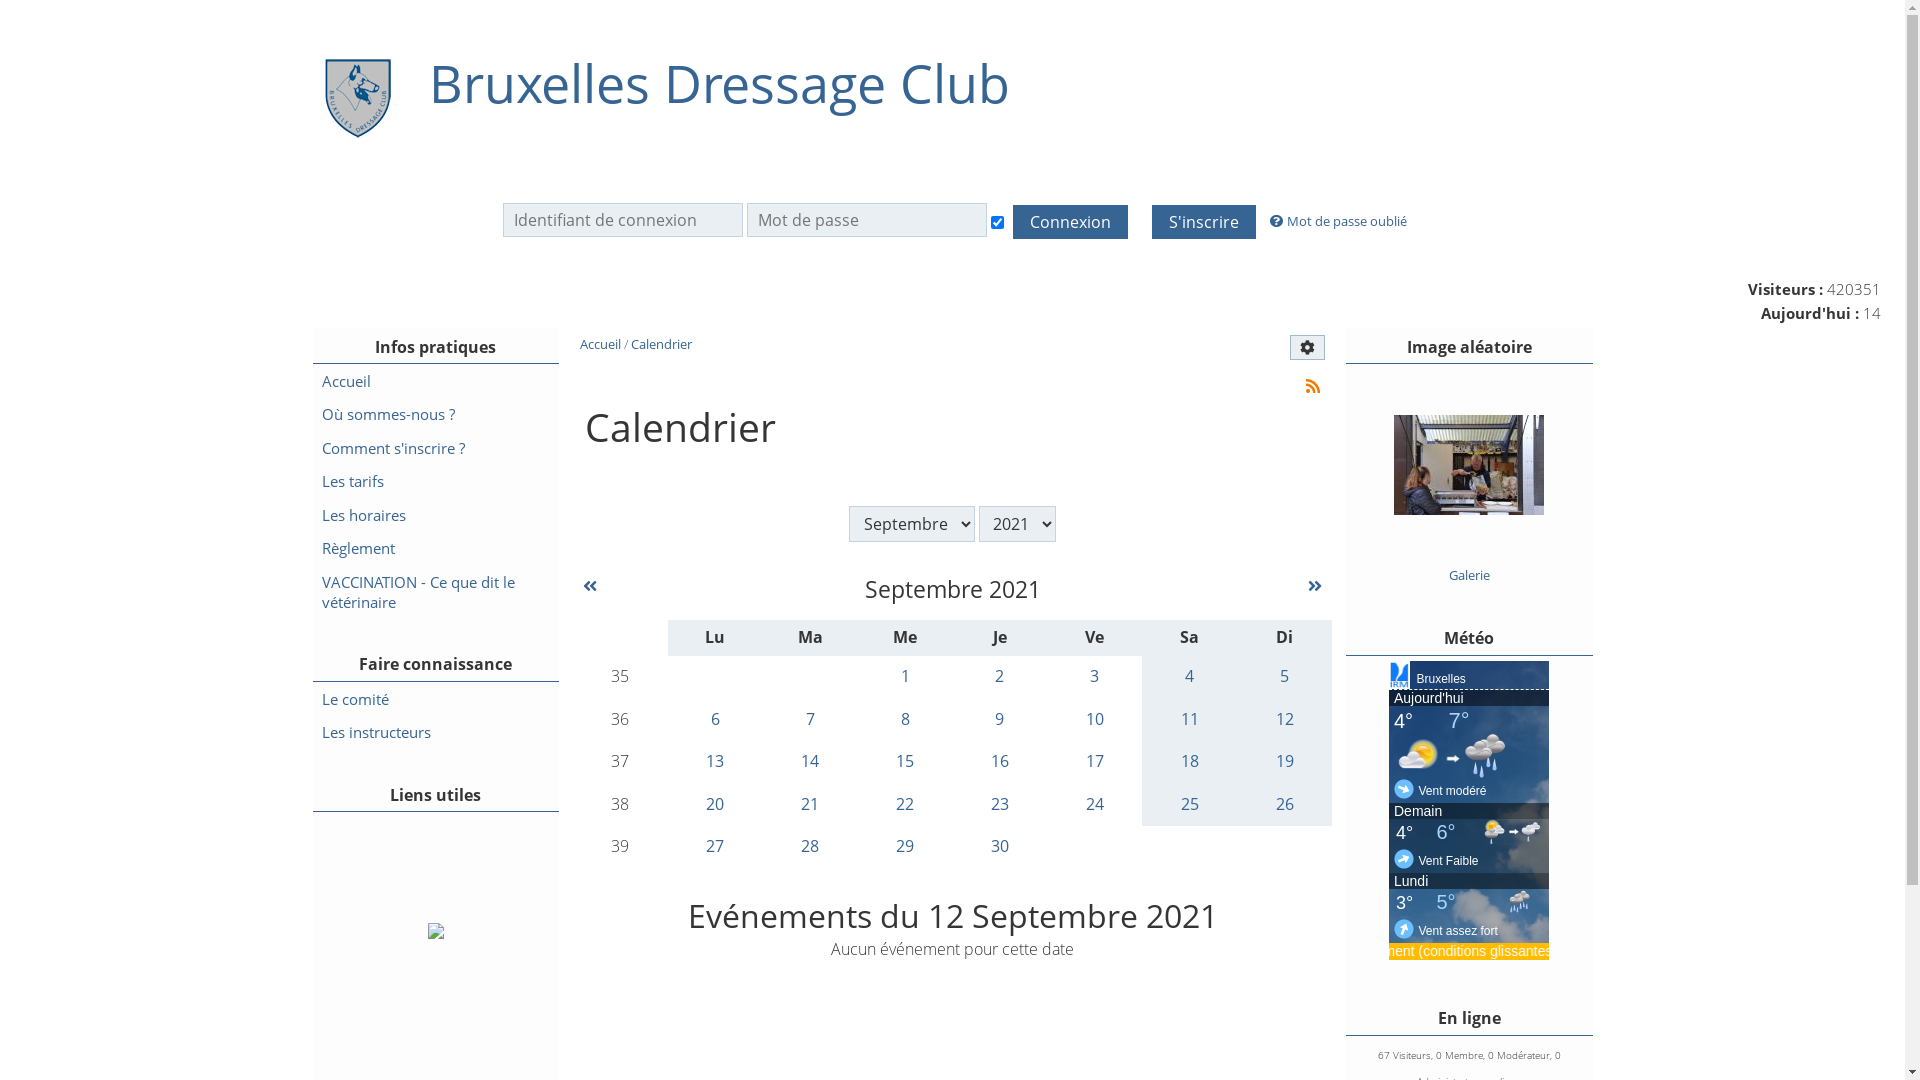  Describe the element at coordinates (1284, 718) in the screenshot. I see `'12'` at that location.